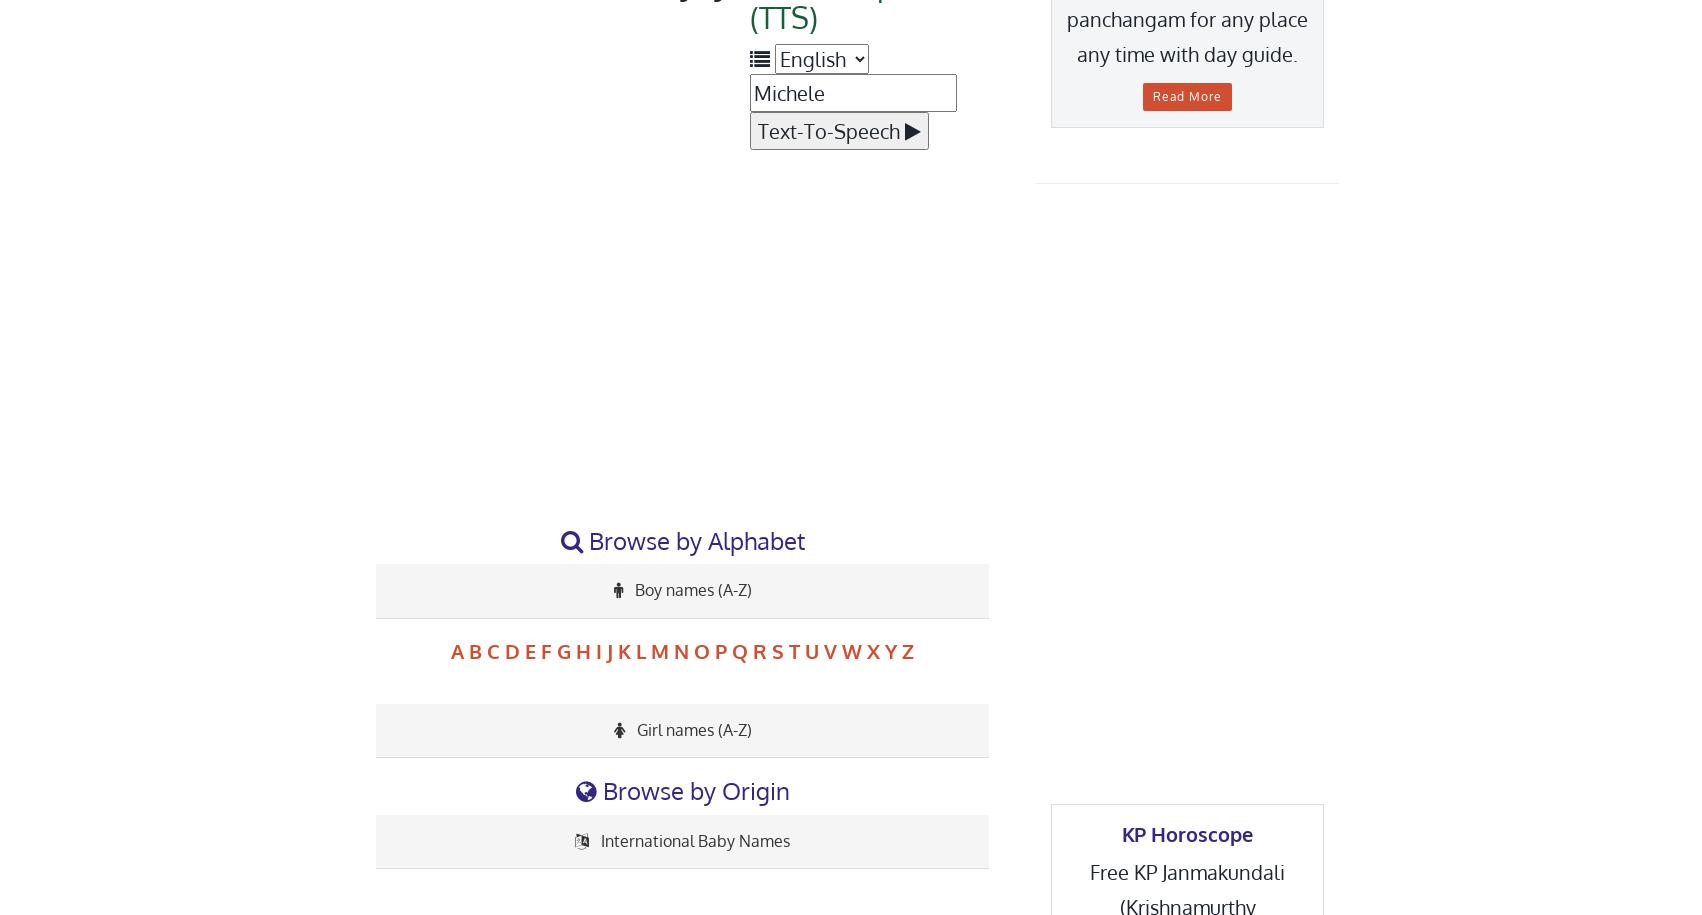 Image resolution: width=1702 pixels, height=915 pixels. Describe the element at coordinates (1187, 833) in the screenshot. I see `'KP Horoscope'` at that location.